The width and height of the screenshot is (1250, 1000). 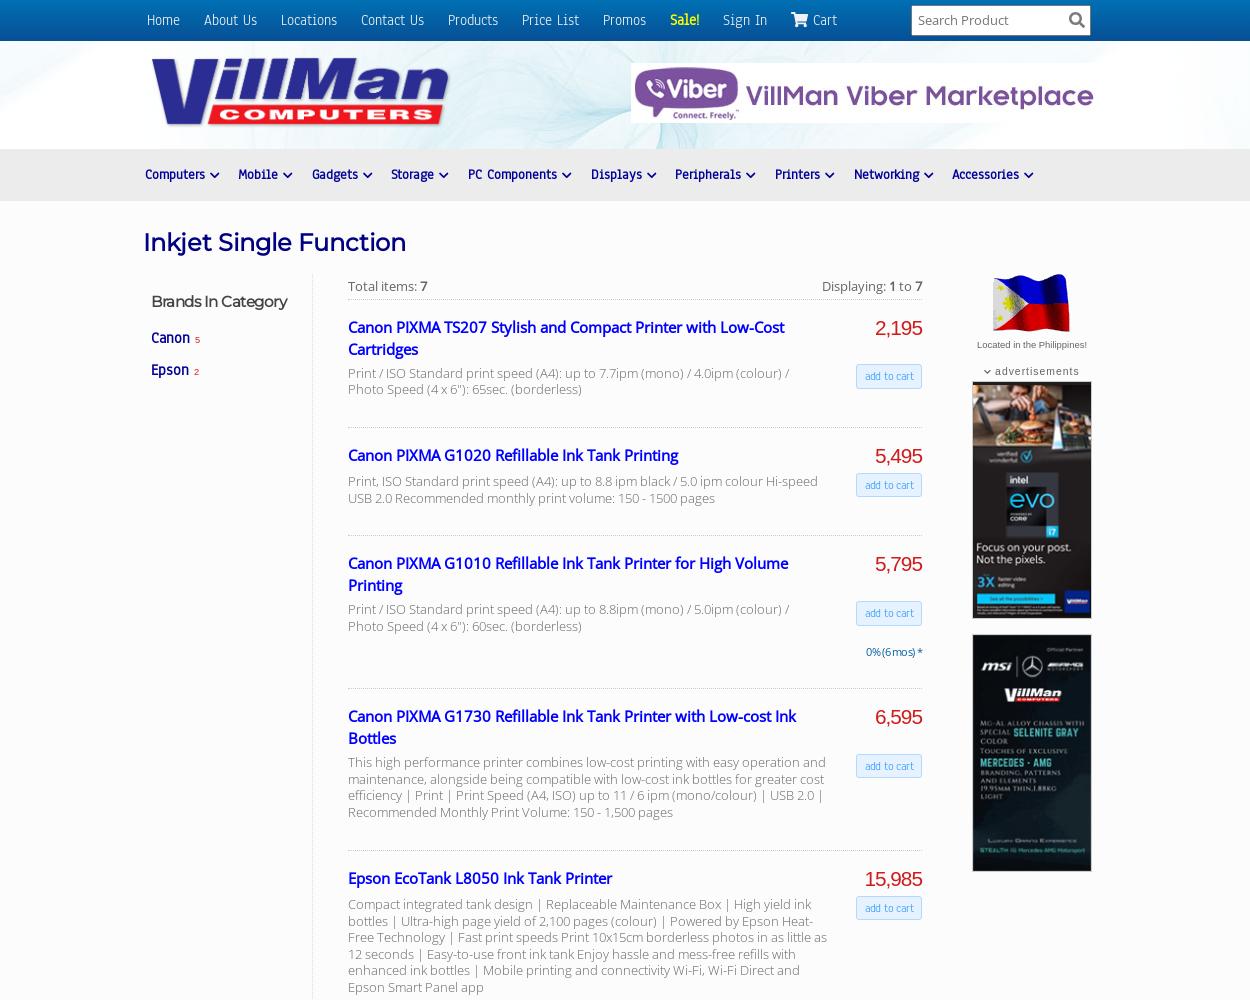 I want to click on 'Inkjet Single Function', so click(x=274, y=240).